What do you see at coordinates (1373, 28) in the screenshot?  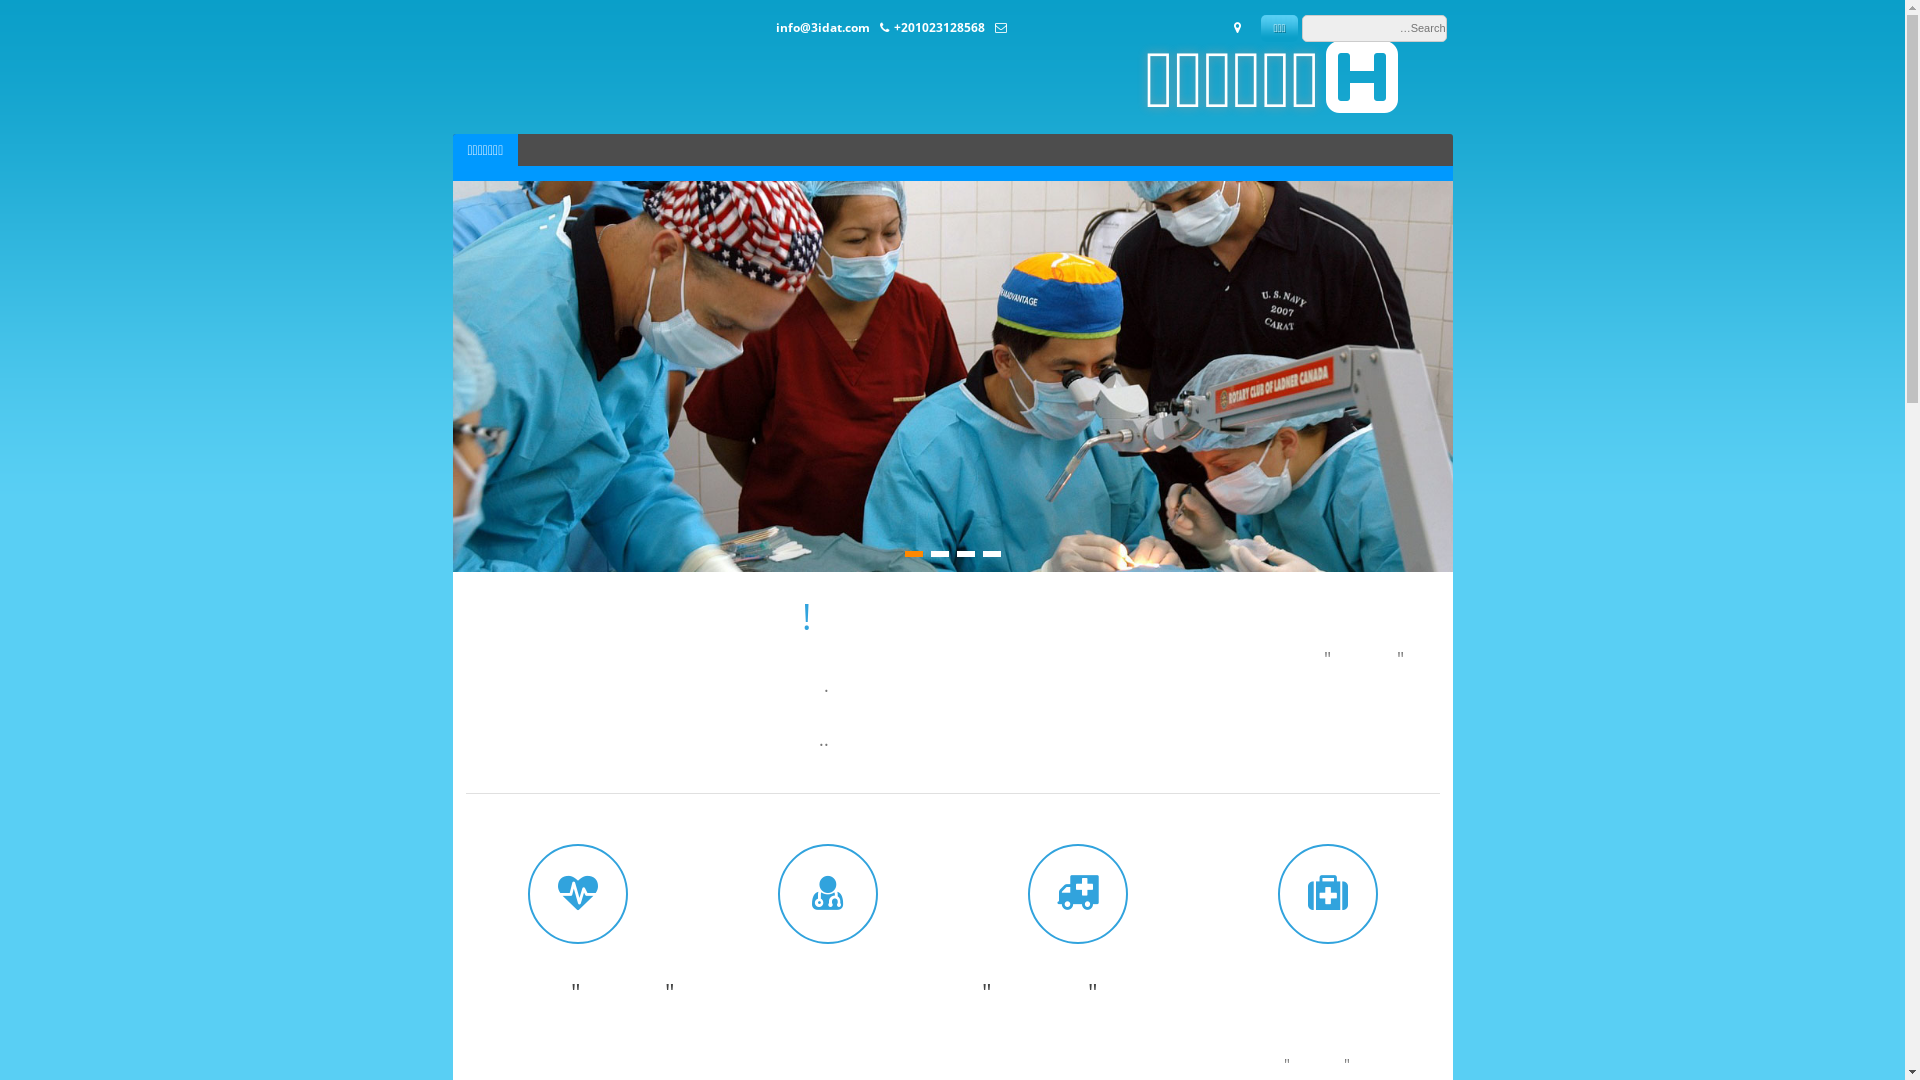 I see `'Search for:'` at bounding box center [1373, 28].